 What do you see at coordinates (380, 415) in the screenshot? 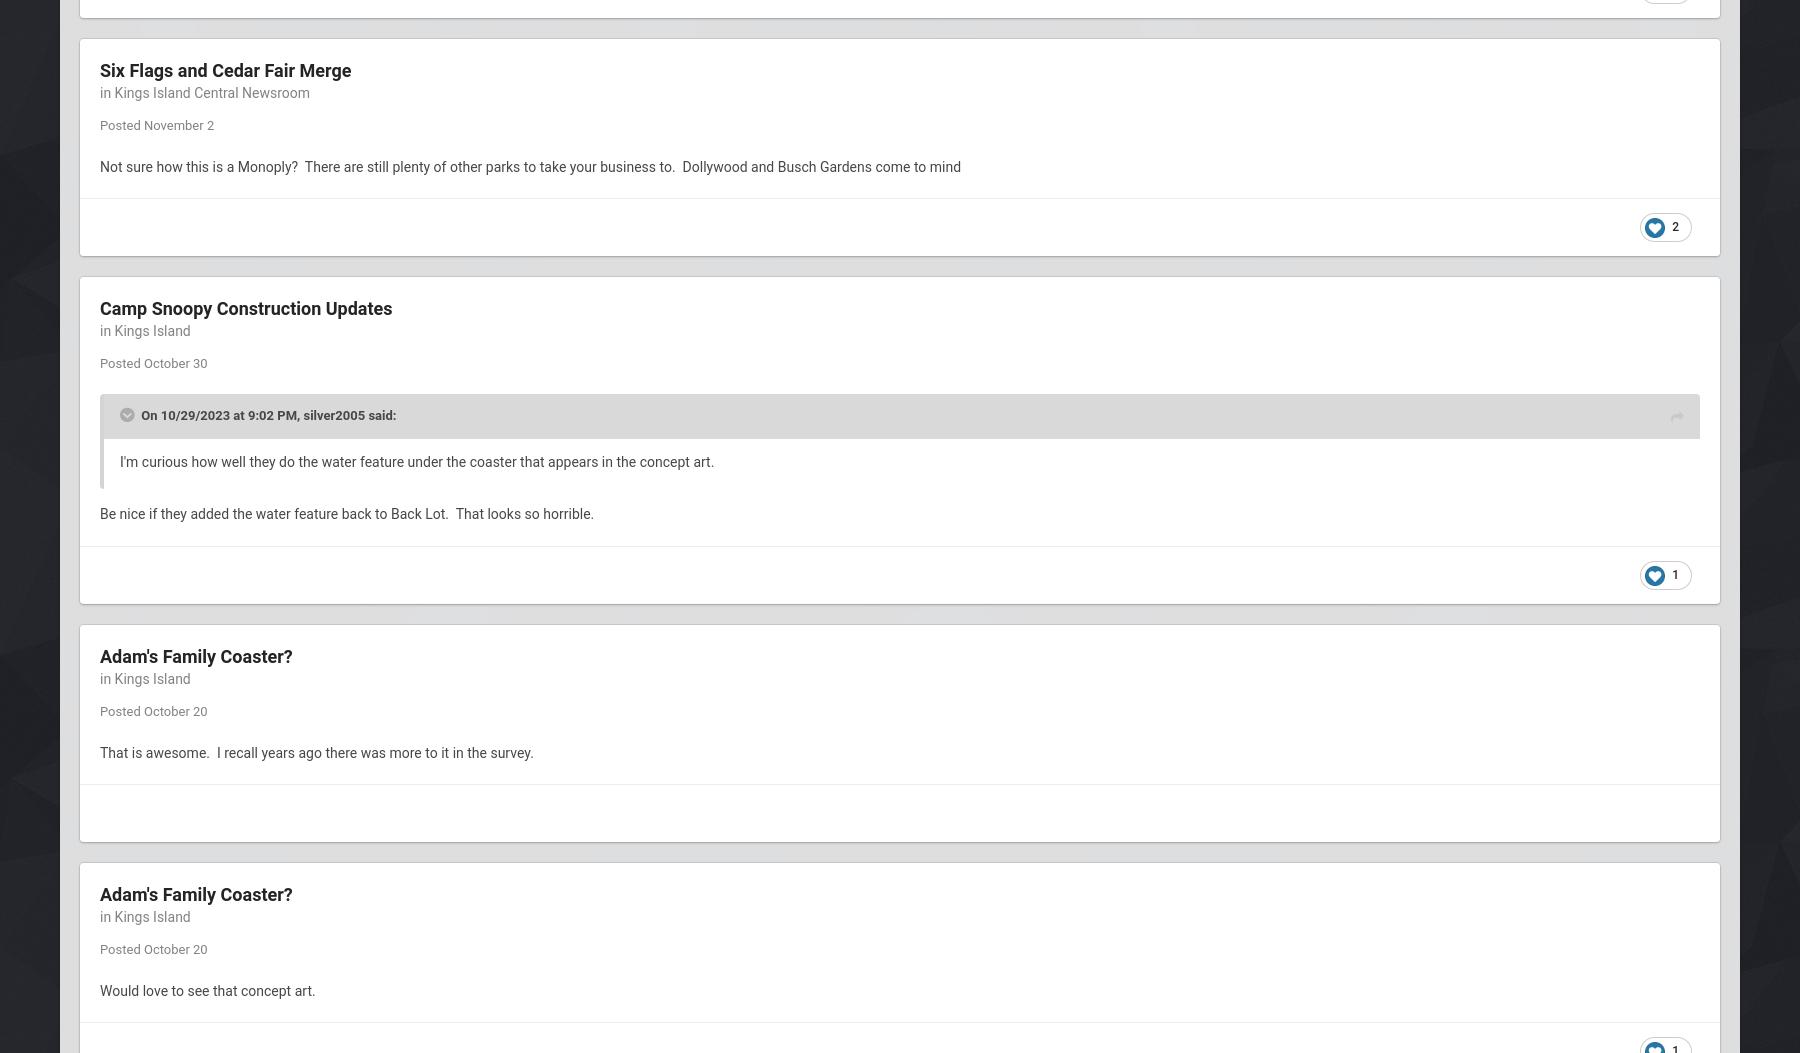
I see `'said:'` at bounding box center [380, 415].